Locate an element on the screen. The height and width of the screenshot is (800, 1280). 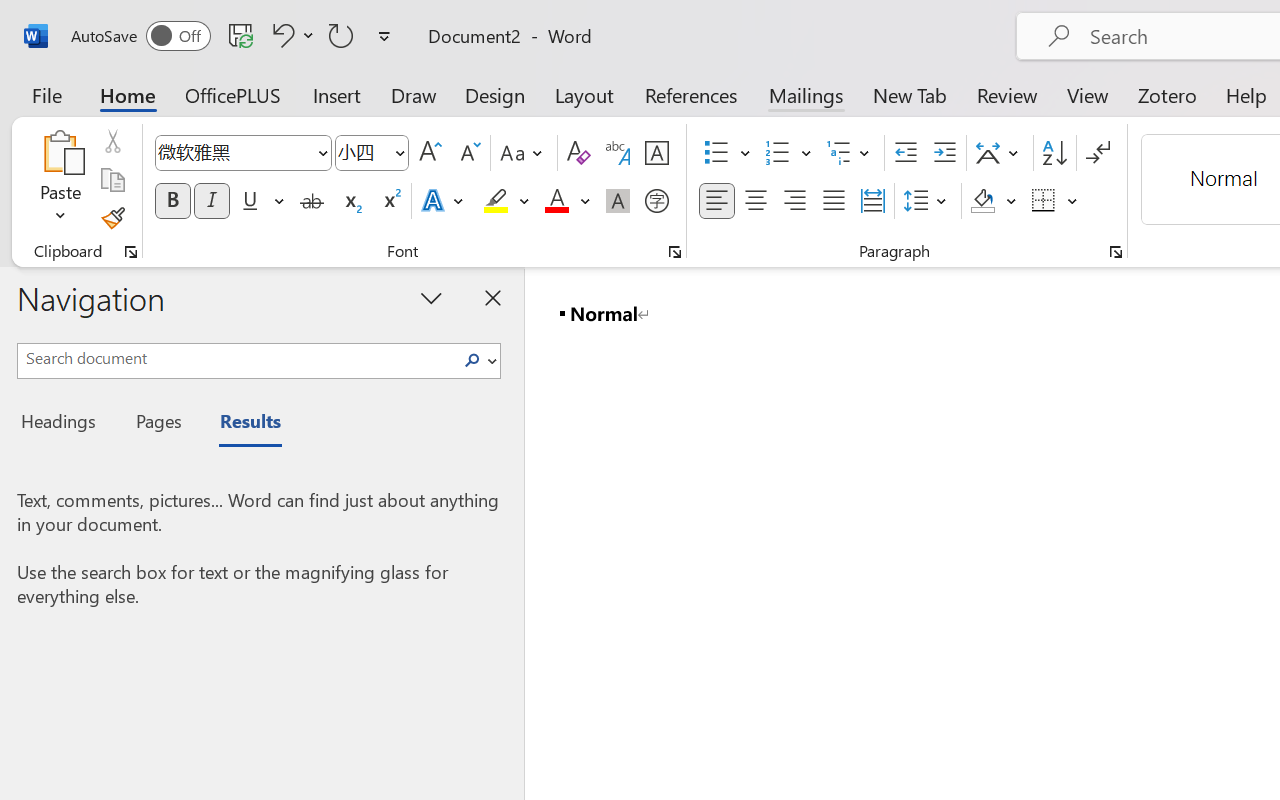
'Zotero' is located at coordinates (1167, 94).